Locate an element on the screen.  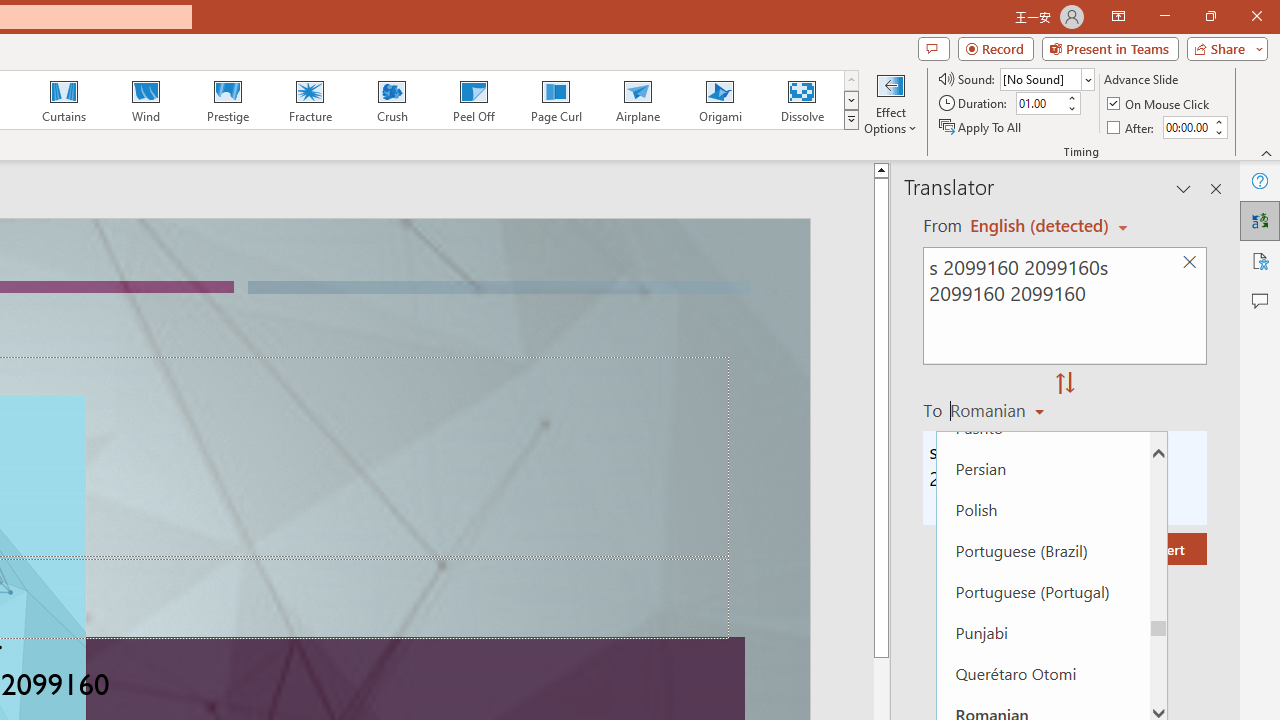
'Page Curl' is located at coordinates (555, 100).